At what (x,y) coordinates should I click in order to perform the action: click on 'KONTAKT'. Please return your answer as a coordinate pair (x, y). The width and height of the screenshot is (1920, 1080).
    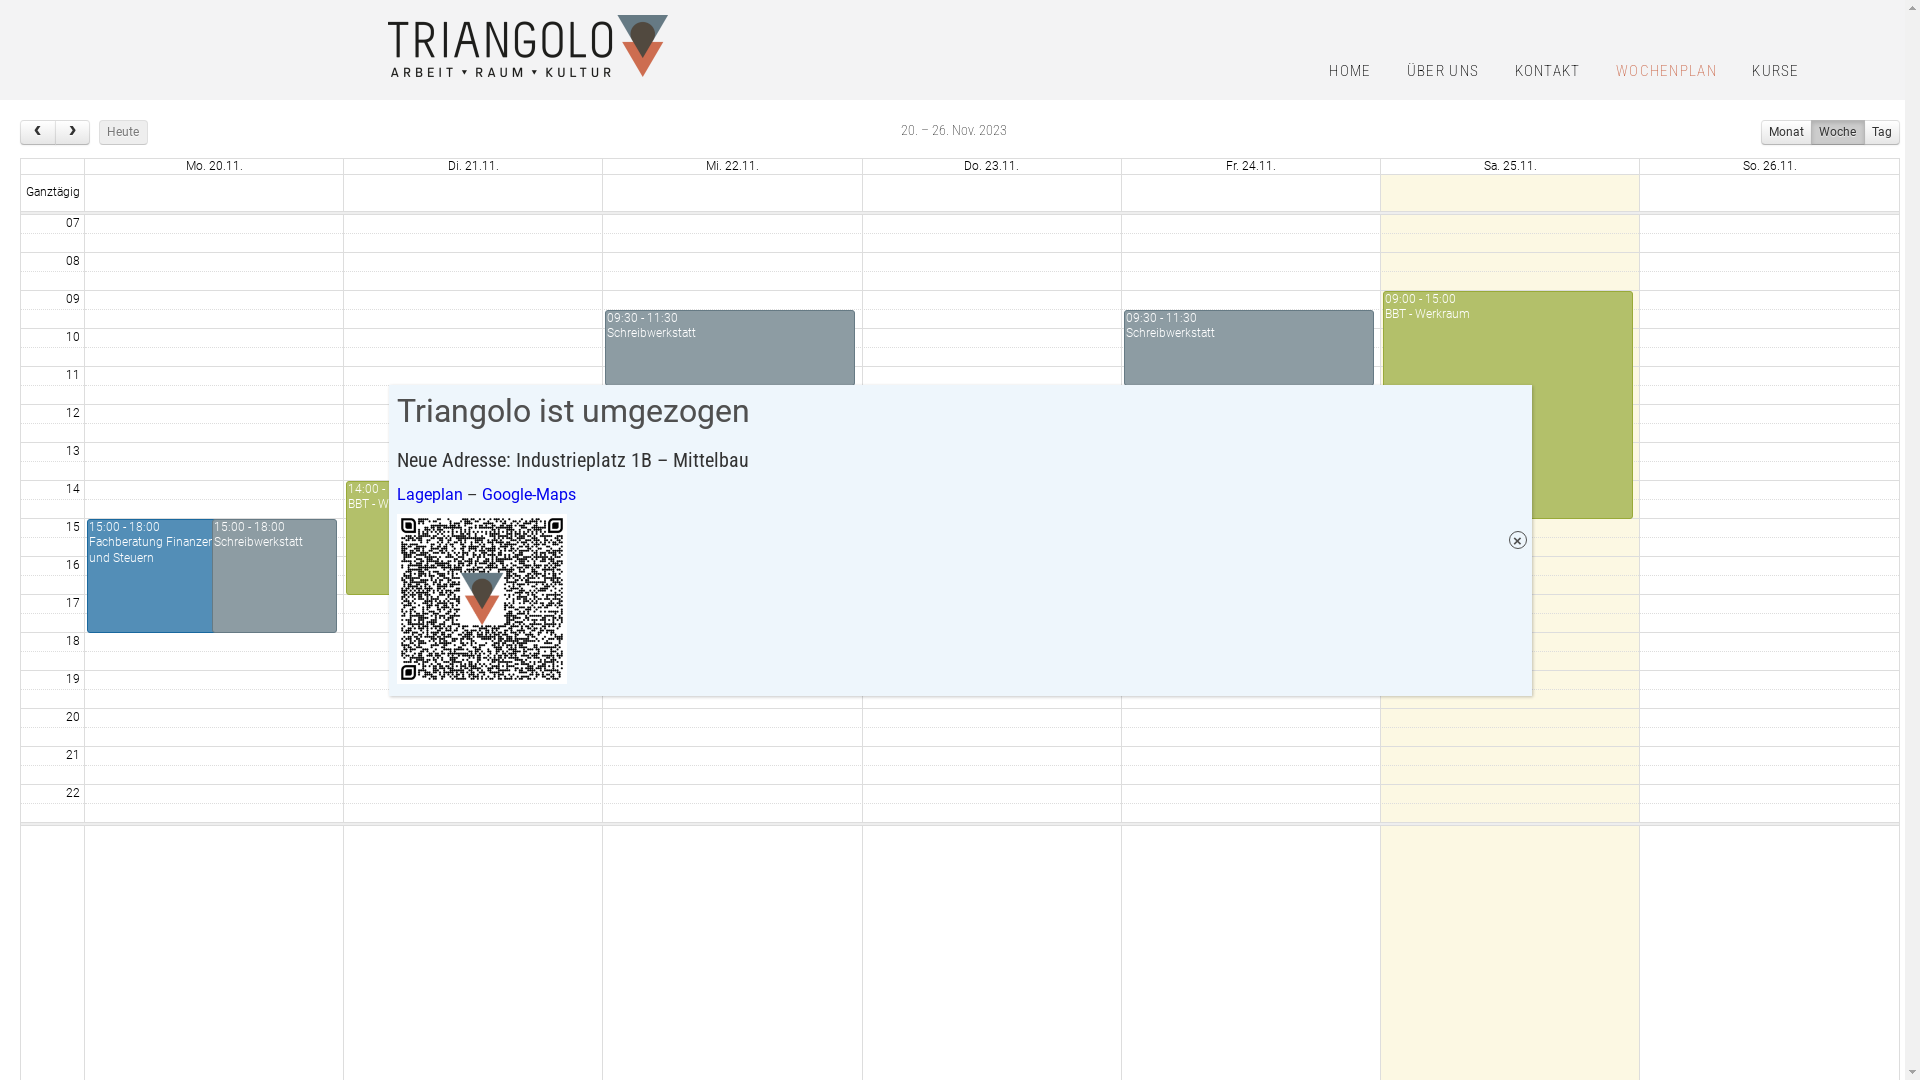
    Looking at the image, I should click on (1547, 71).